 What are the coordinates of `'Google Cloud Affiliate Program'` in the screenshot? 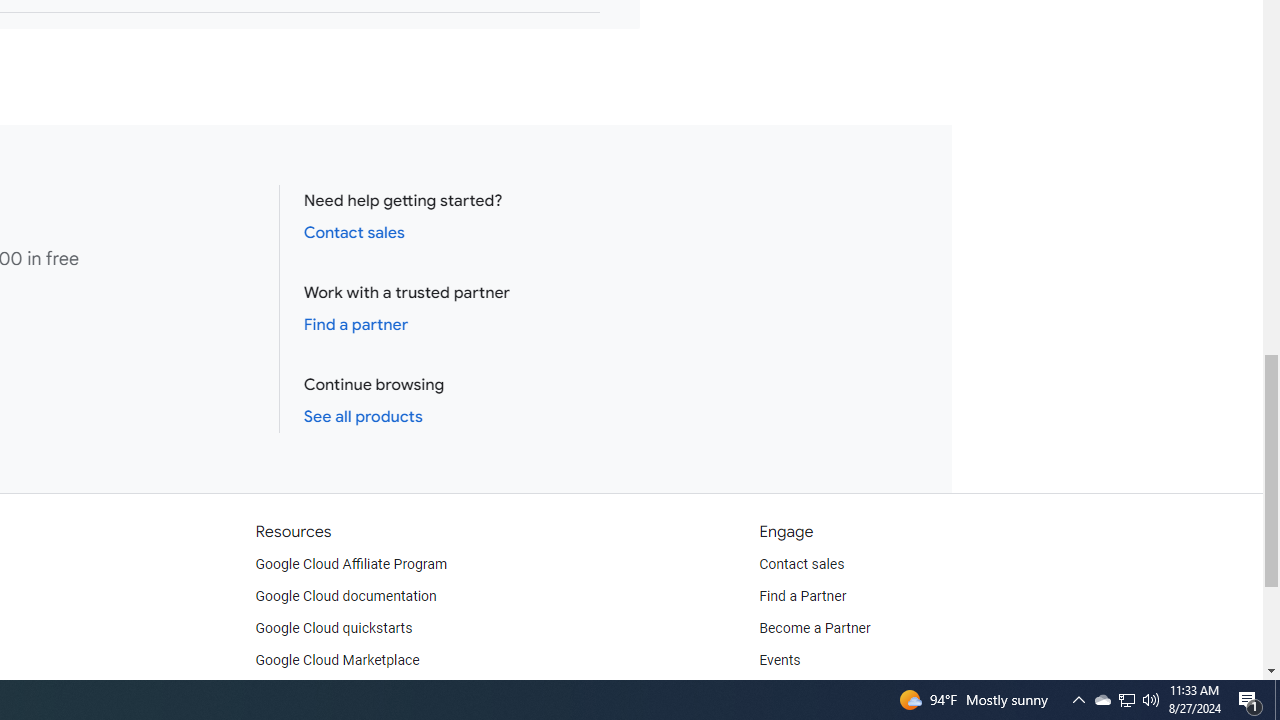 It's located at (351, 564).